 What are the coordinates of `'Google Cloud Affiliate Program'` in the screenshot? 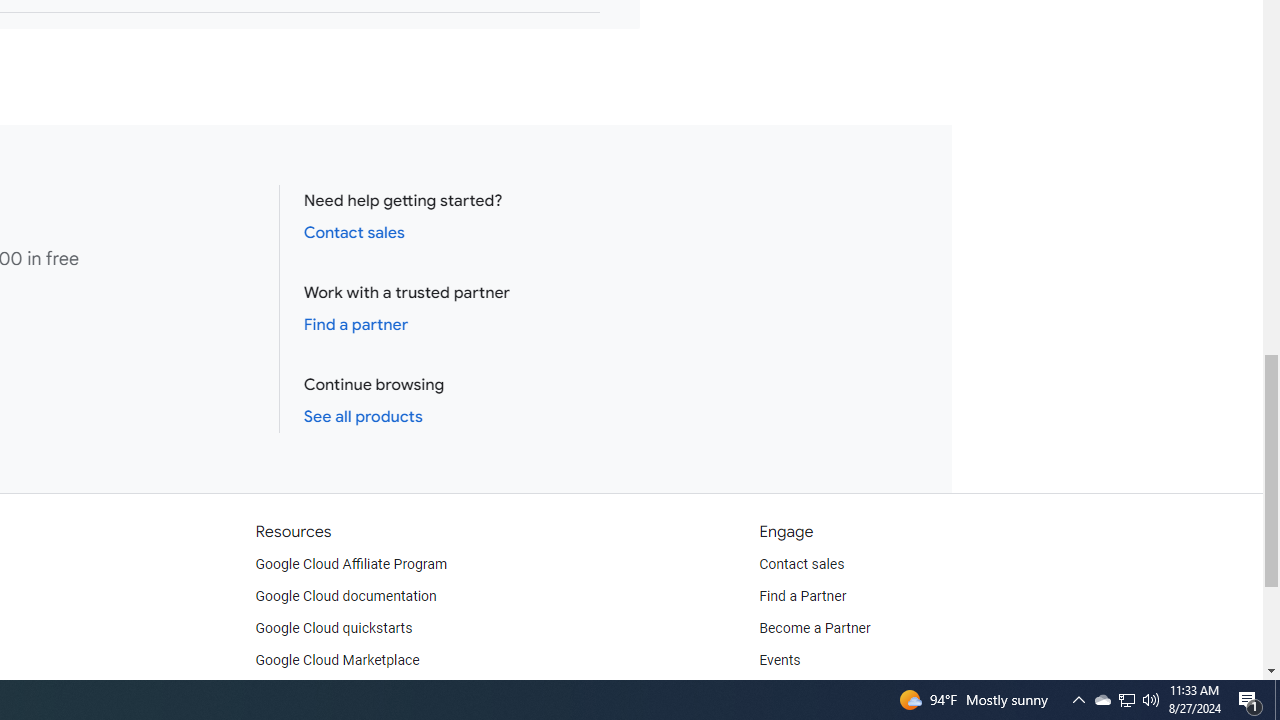 It's located at (351, 564).